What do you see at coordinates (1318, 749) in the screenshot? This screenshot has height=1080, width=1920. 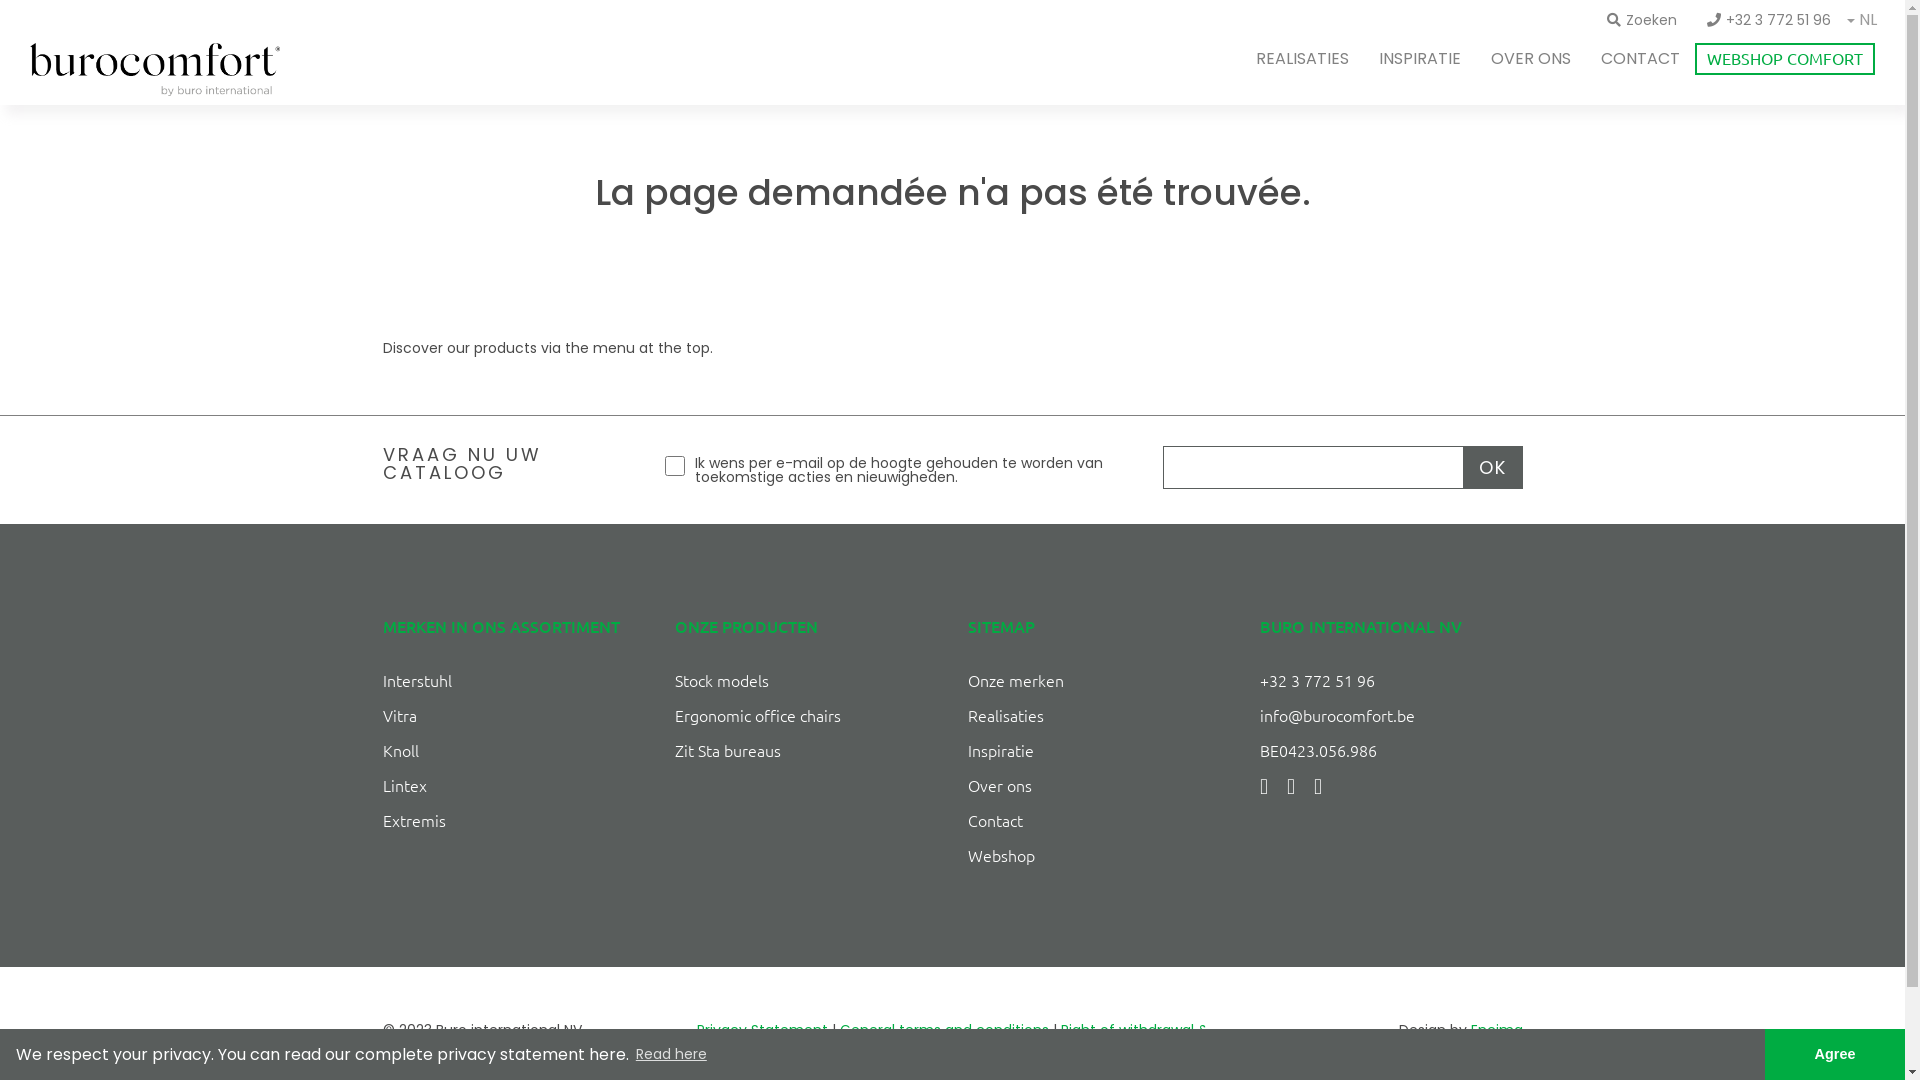 I see `'BE0423.056.986'` at bounding box center [1318, 749].